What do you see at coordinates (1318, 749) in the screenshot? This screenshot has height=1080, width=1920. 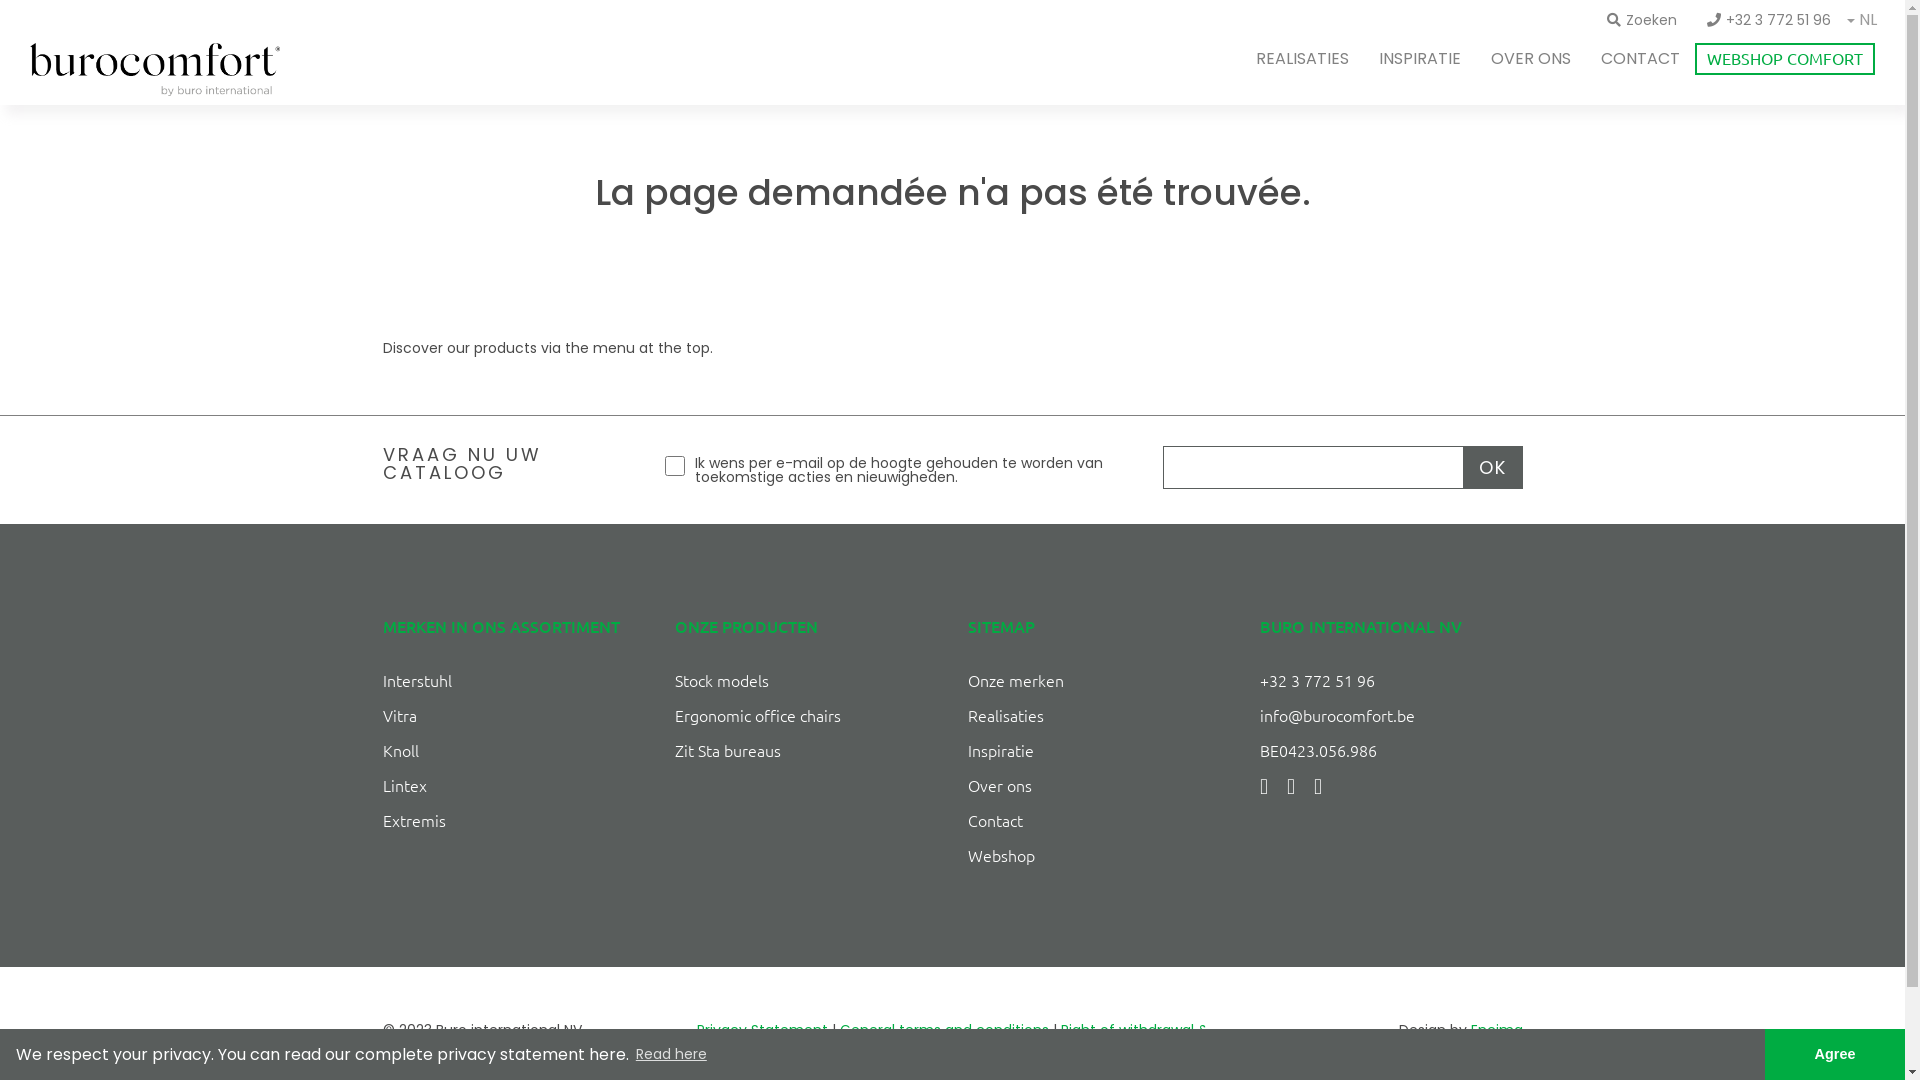 I see `'BE0423.056.986'` at bounding box center [1318, 749].